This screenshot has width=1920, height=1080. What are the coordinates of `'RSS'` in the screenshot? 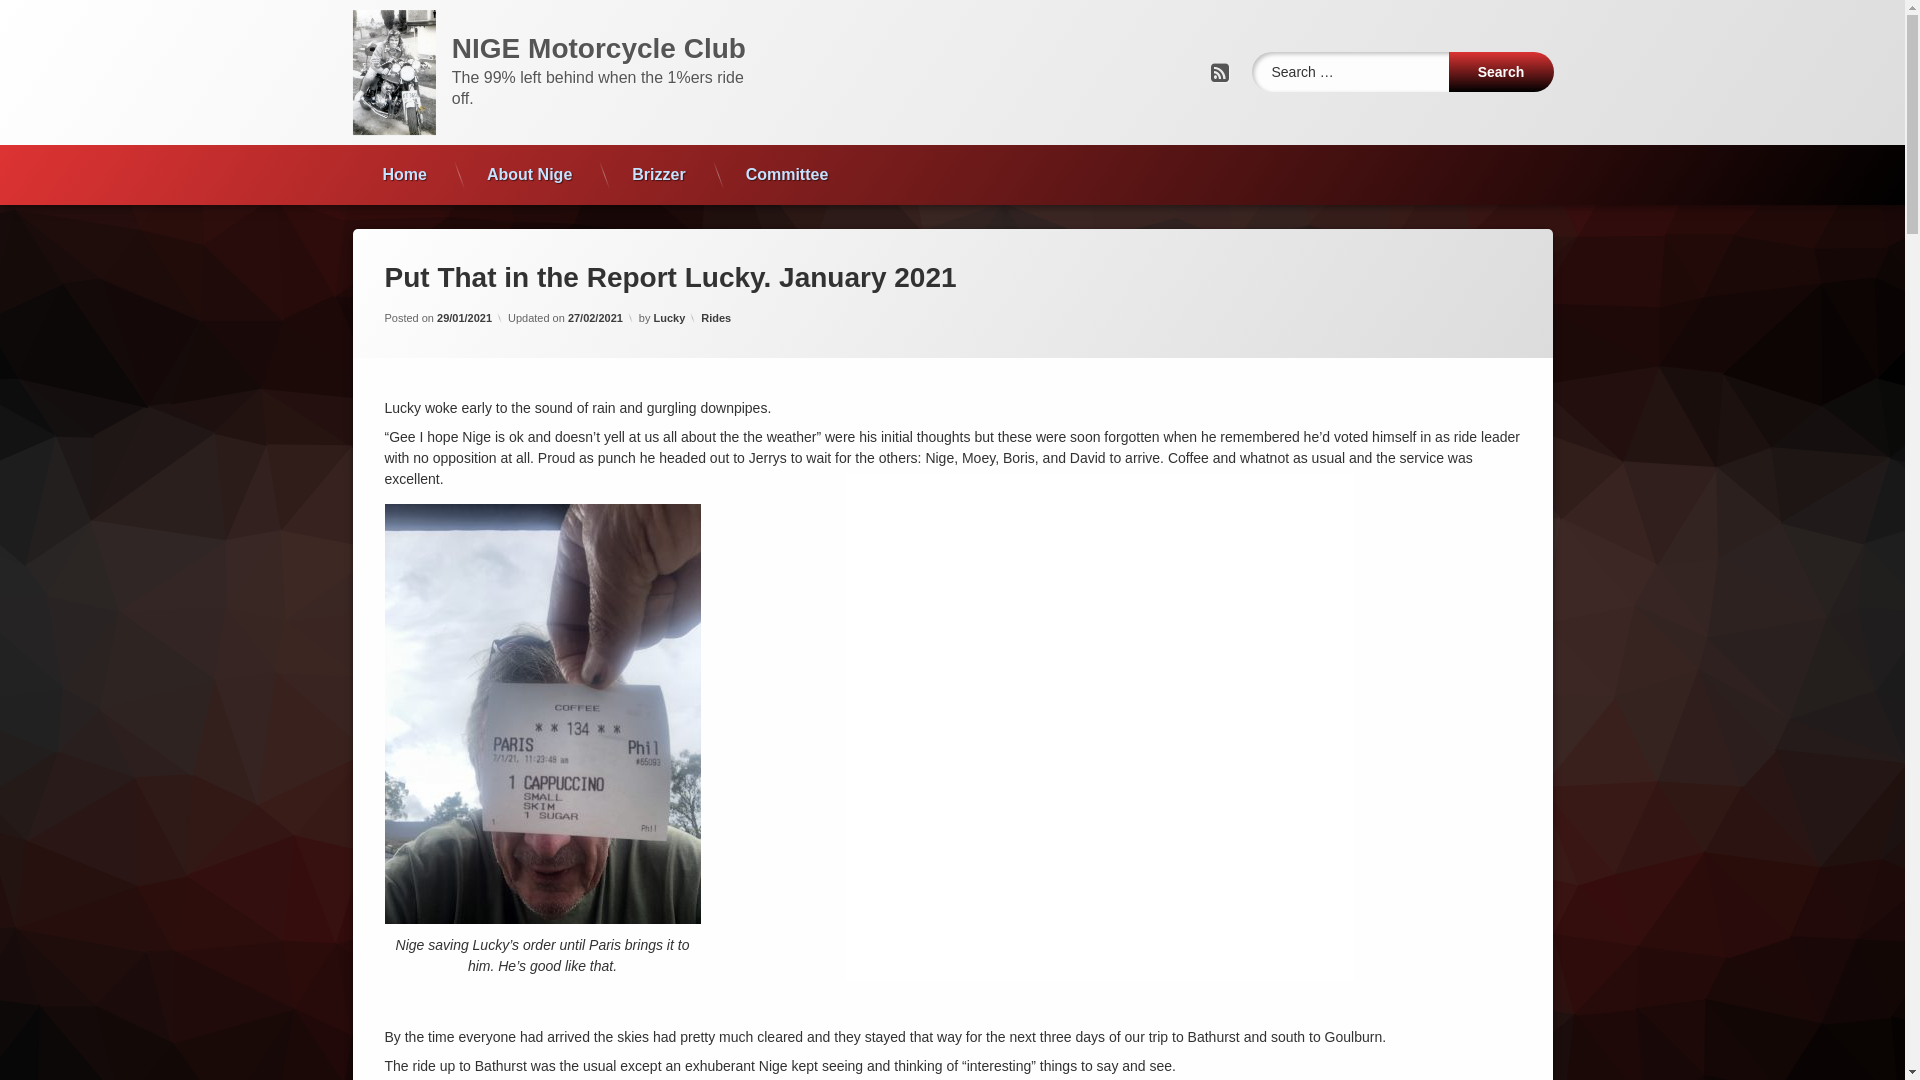 It's located at (1218, 71).